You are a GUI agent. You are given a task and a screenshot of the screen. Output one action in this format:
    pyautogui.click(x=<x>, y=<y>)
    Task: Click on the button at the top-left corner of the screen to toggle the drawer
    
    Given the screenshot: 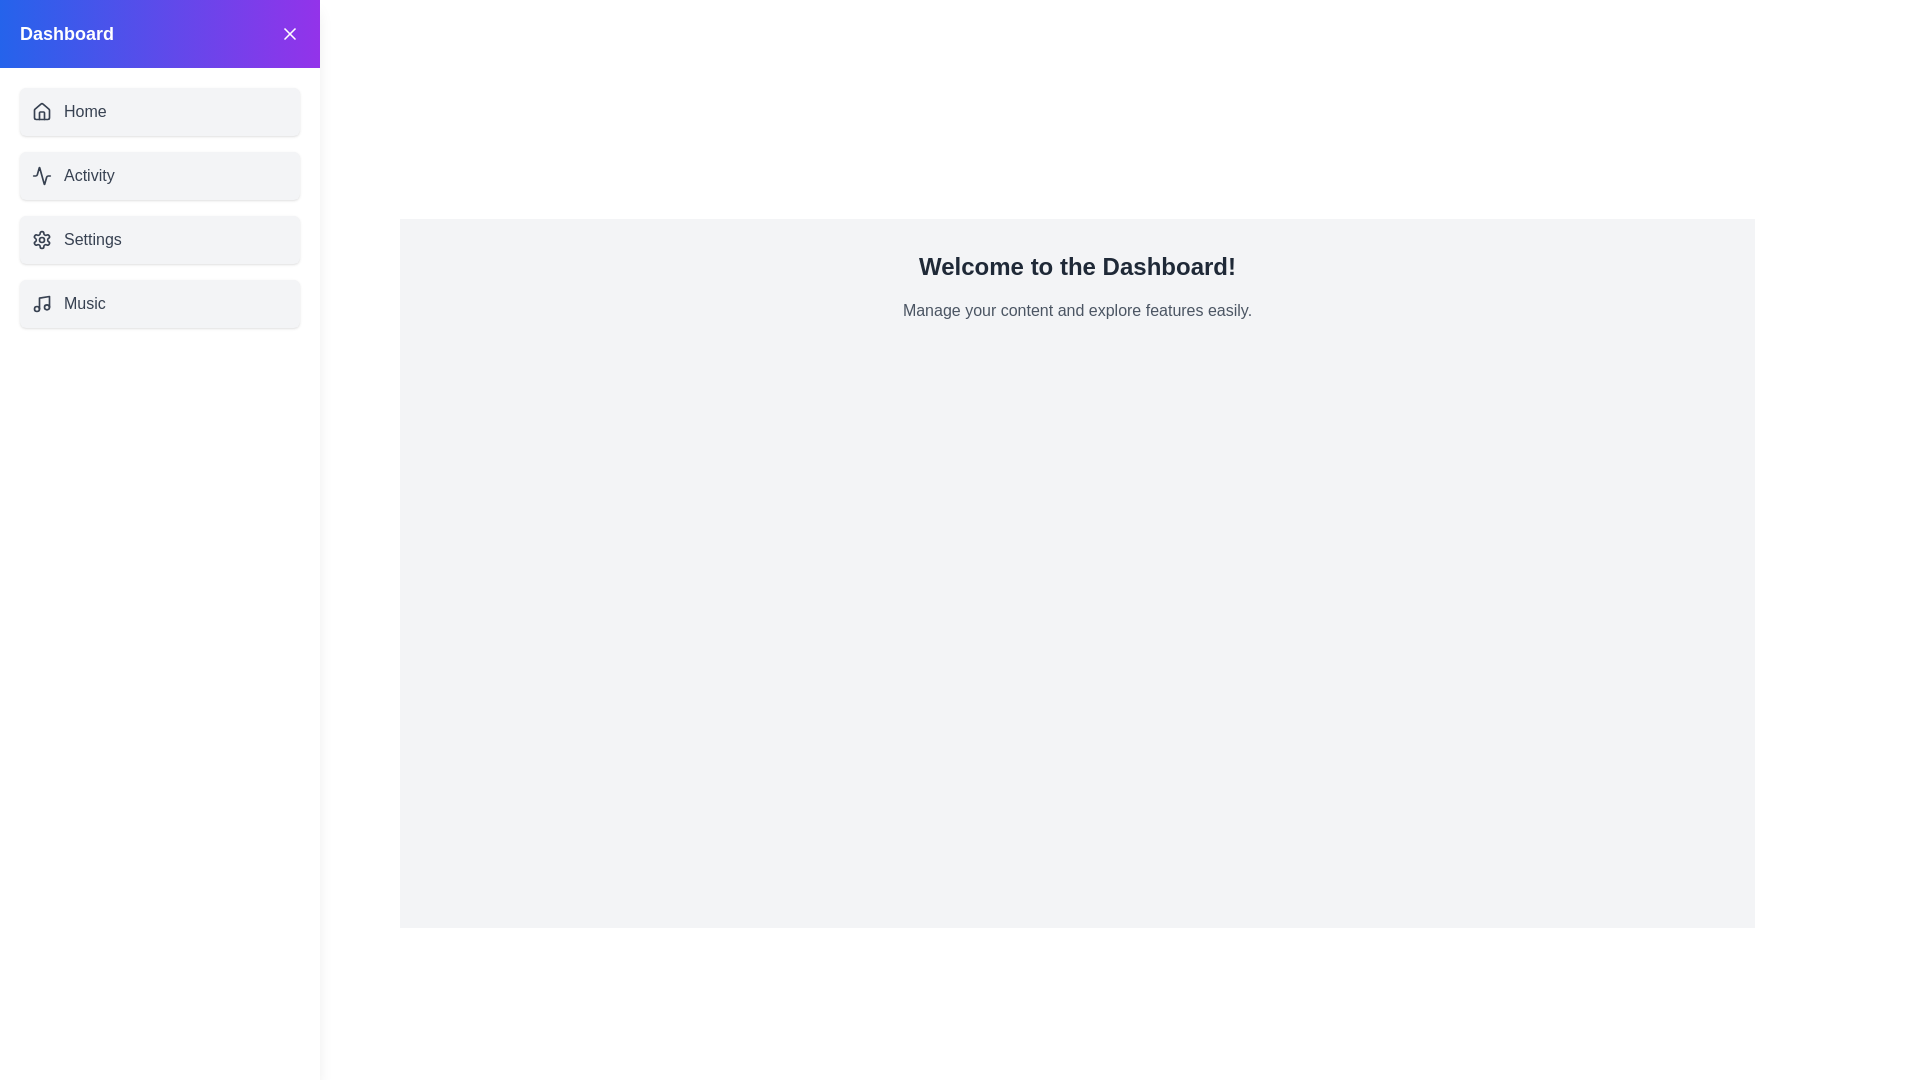 What is the action you would take?
    pyautogui.click(x=48, y=46)
    